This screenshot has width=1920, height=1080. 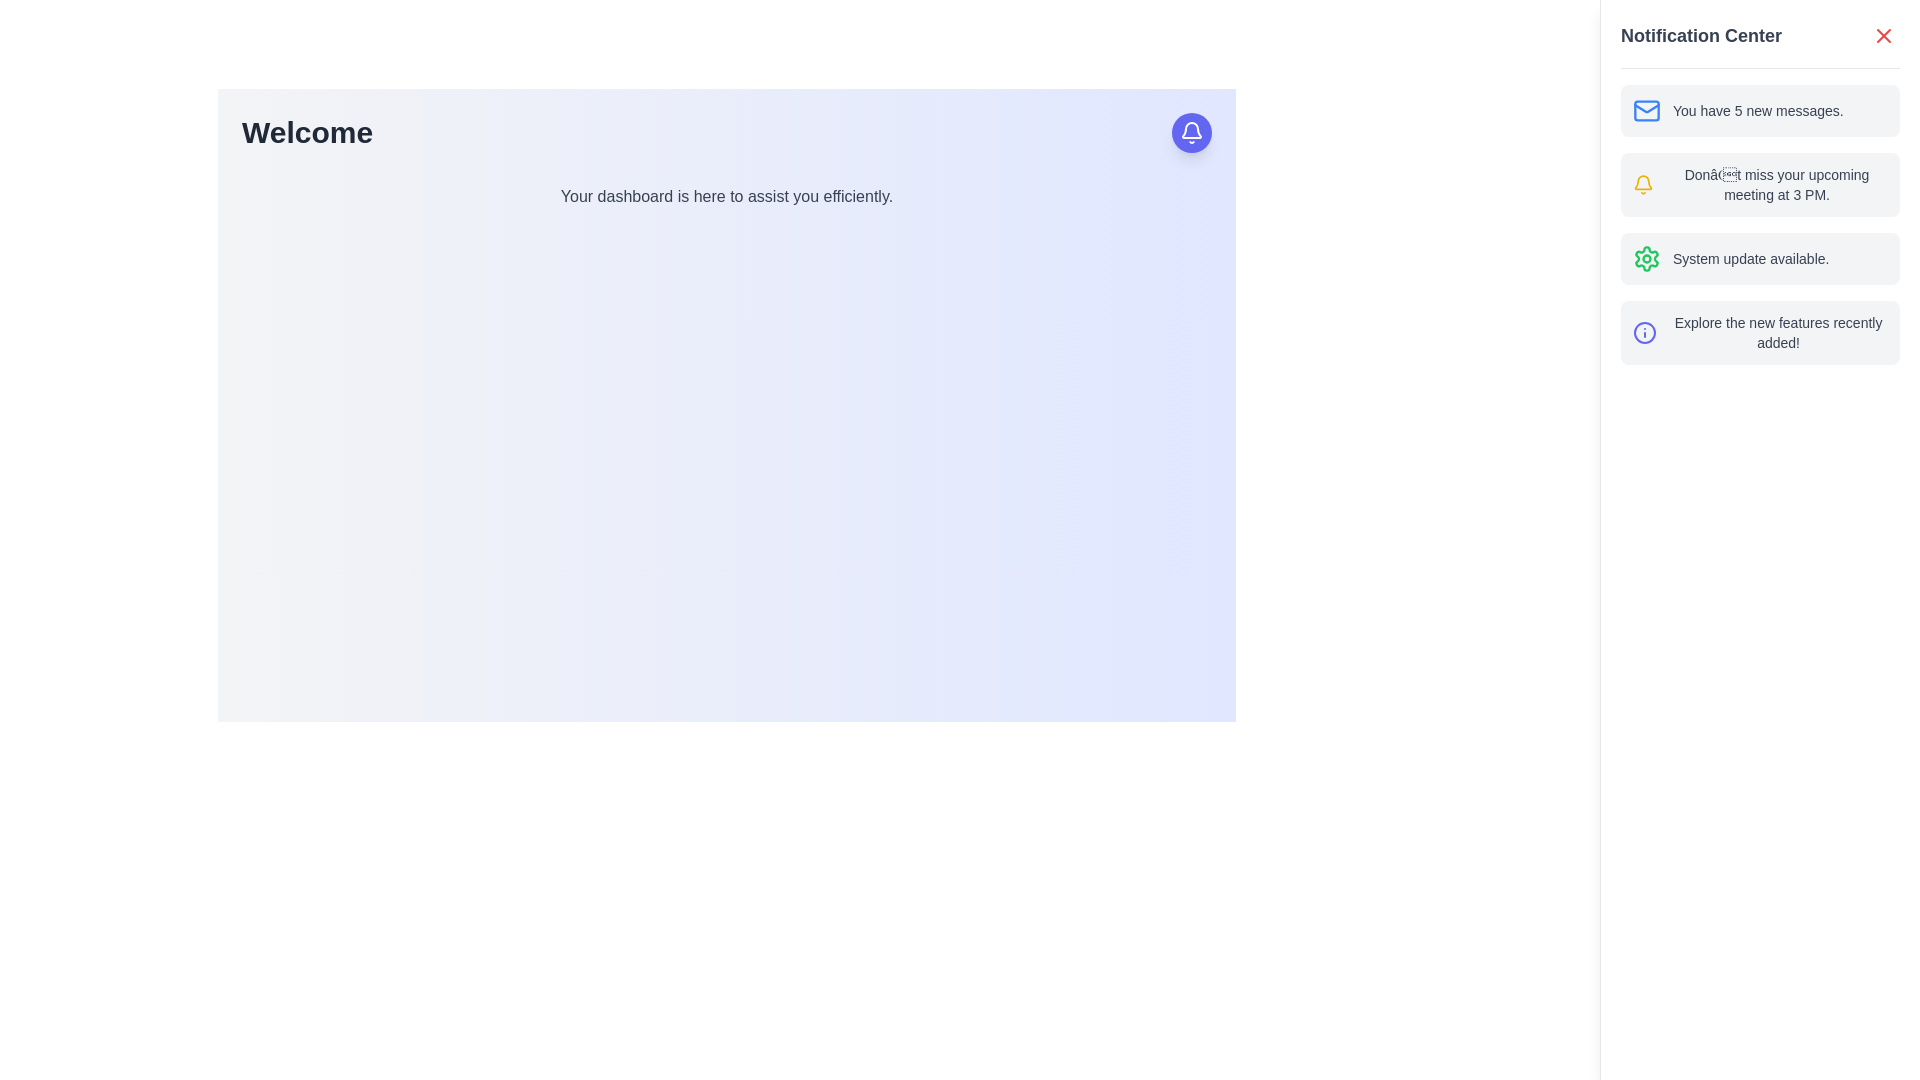 I want to click on the informational text element that conveys new features in the system, located at the bottom of the notification list in the sidebar, so click(x=1778, y=331).